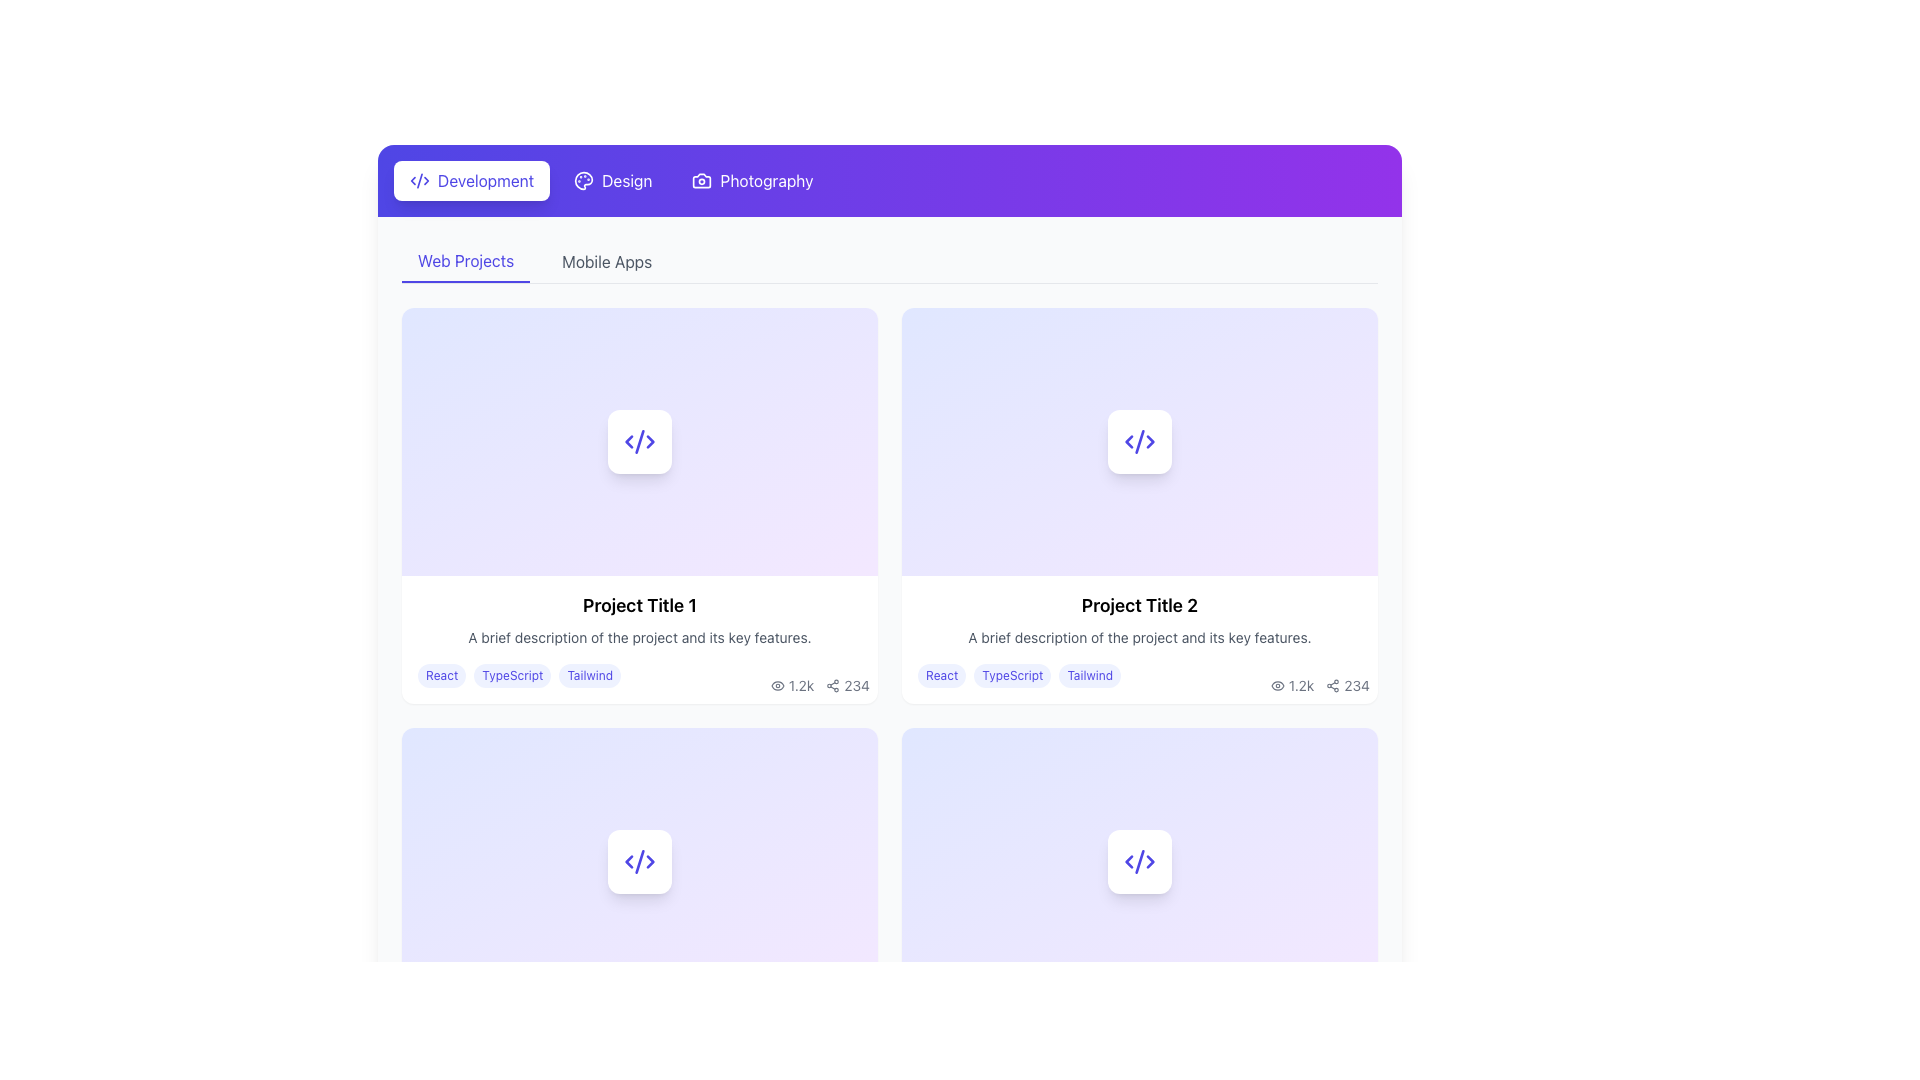 The width and height of the screenshot is (1920, 1080). What do you see at coordinates (638, 439) in the screenshot?
I see `the middle slanted line icon within the SVG representation on the card labeled 'Project Title 1'` at bounding box center [638, 439].